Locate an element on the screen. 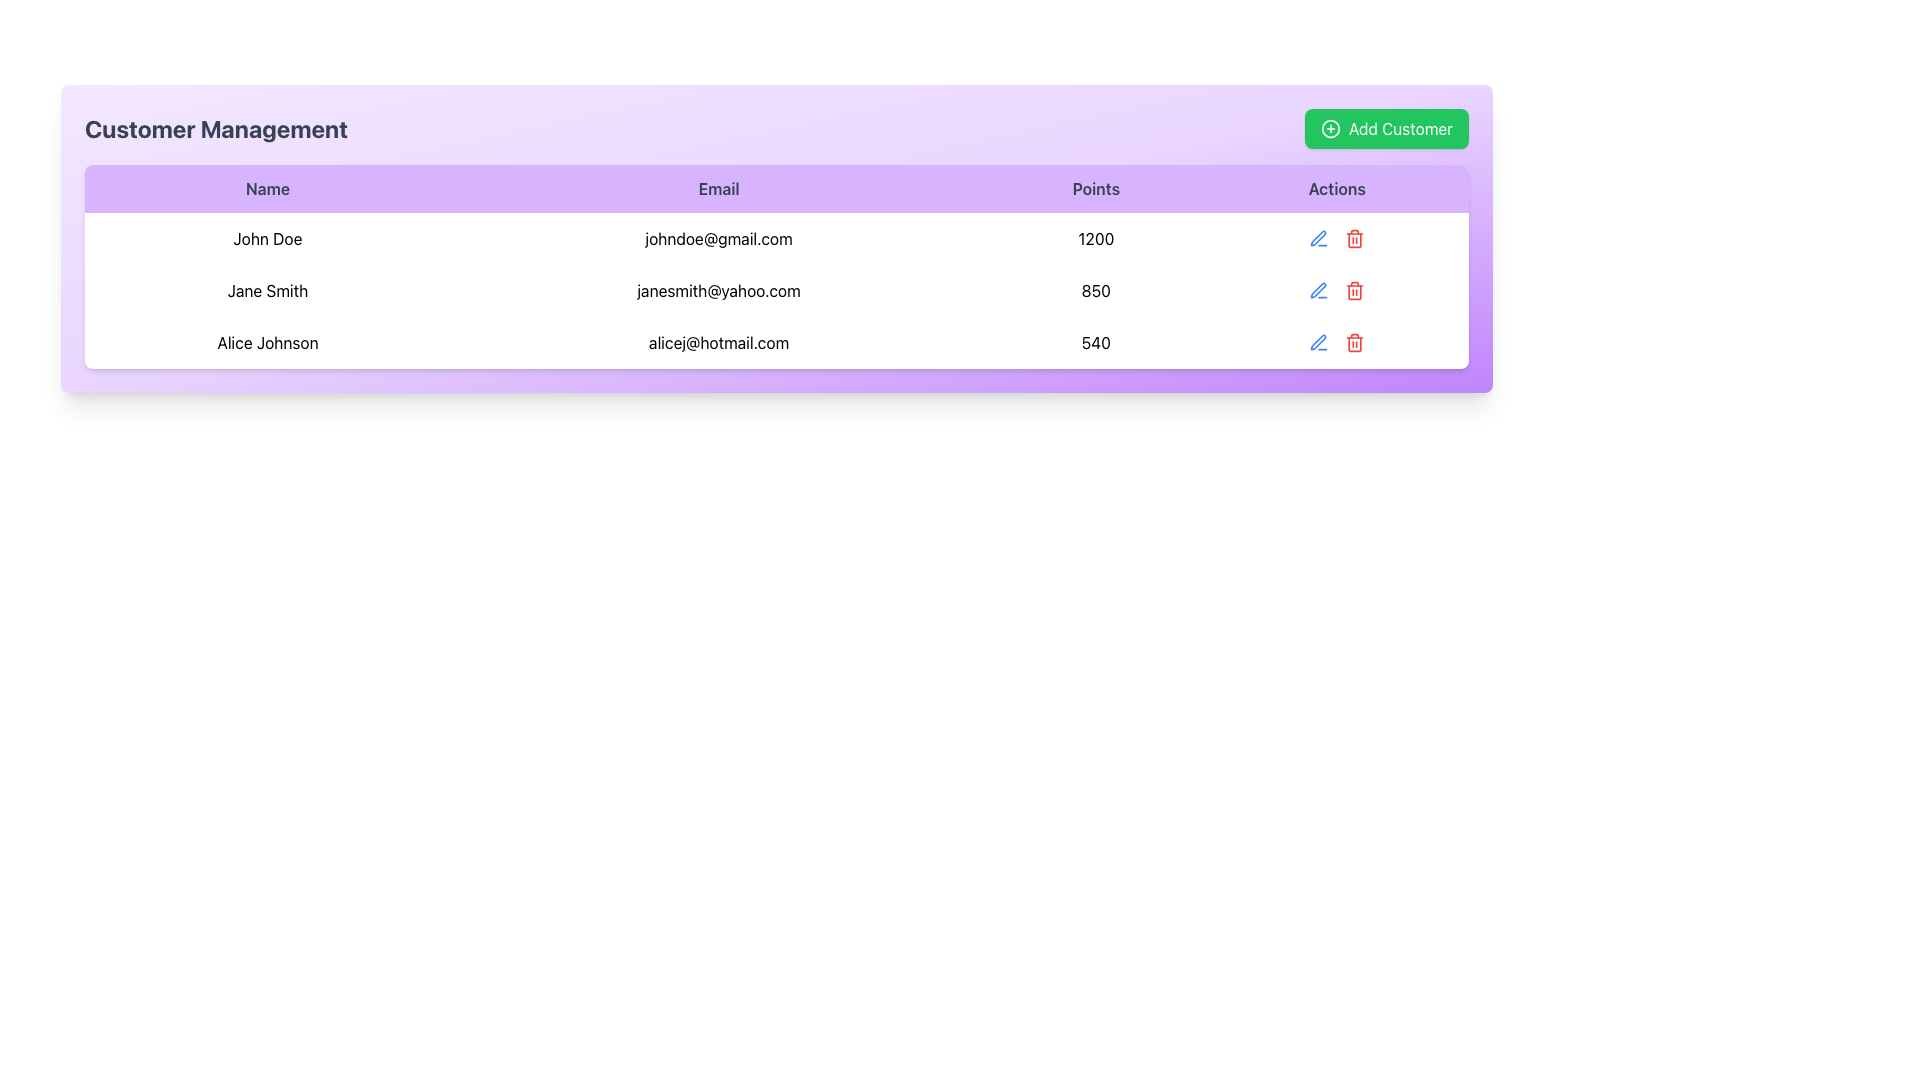  the Text Display showing 'Alice Johnson' in black text on a white background, located in the third row of the table under the 'Name' column is located at coordinates (267, 342).